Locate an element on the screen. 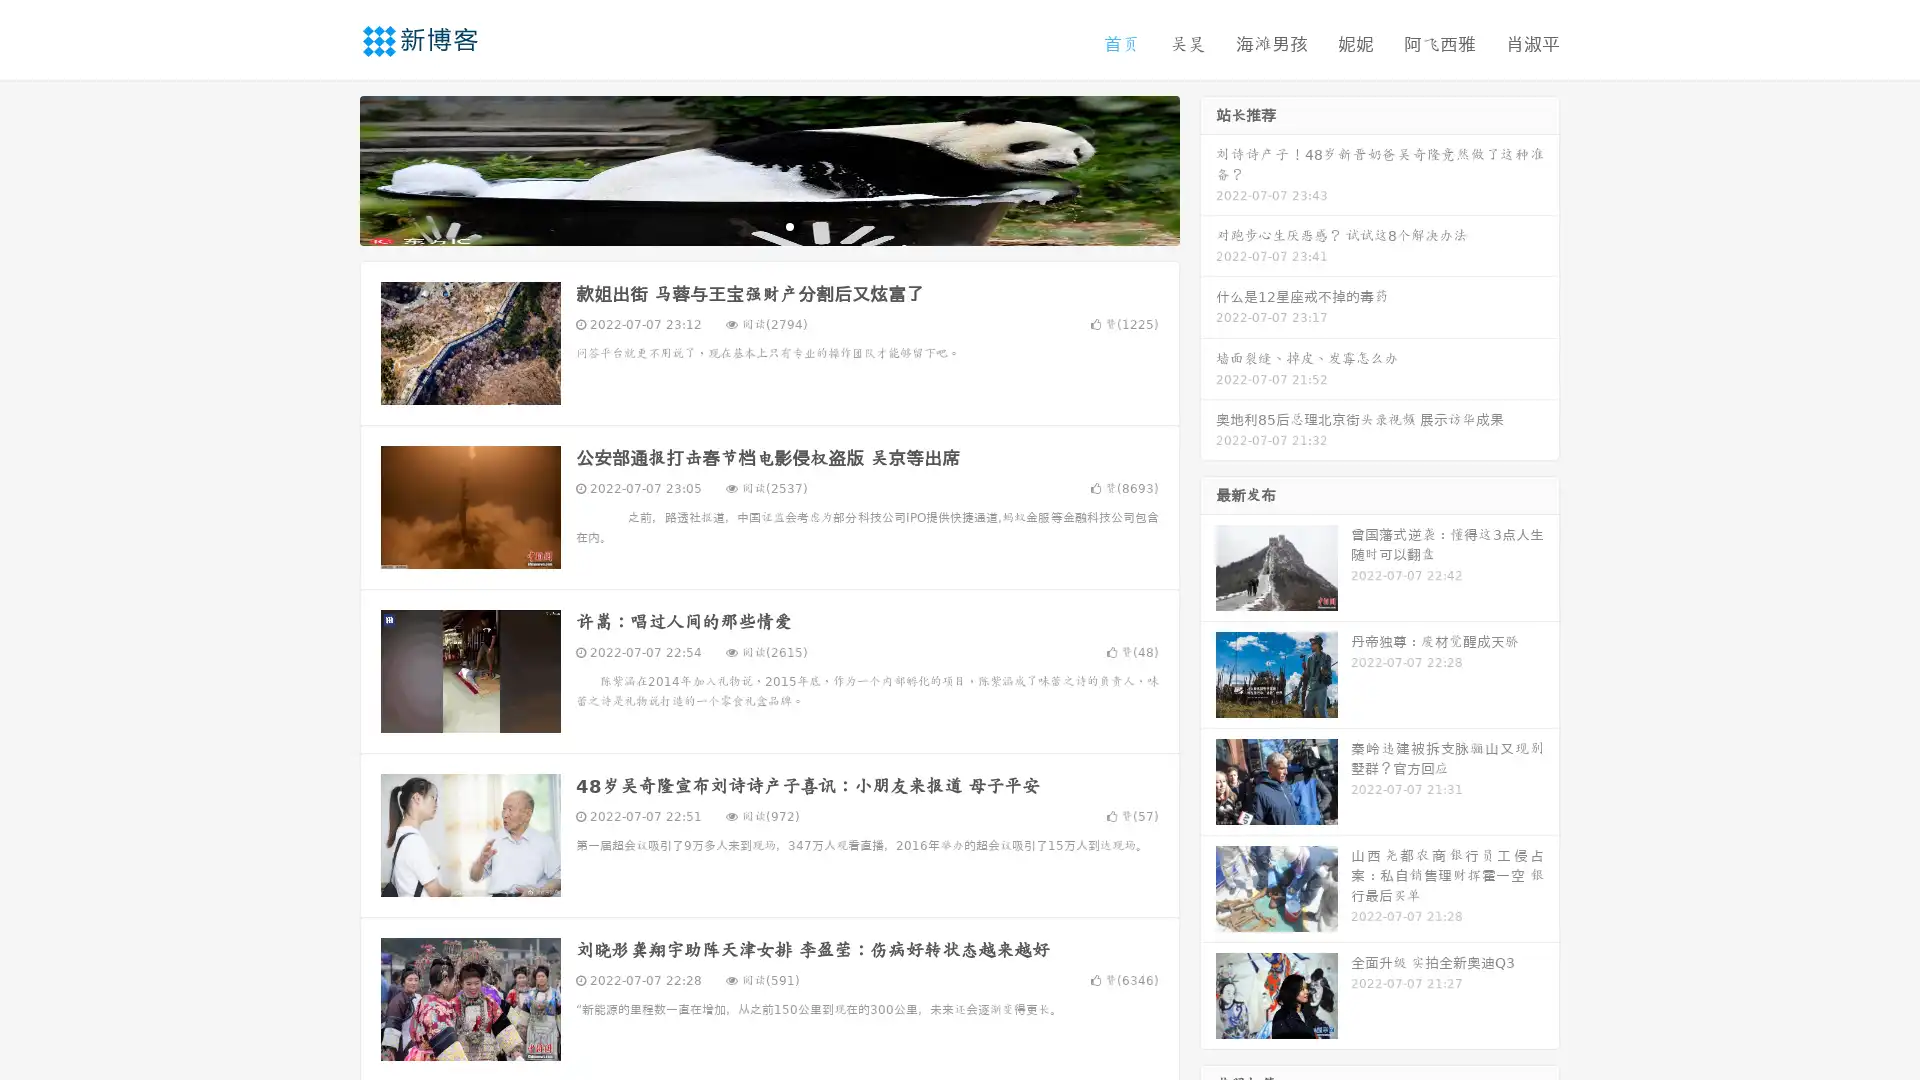  Previous slide is located at coordinates (330, 168).